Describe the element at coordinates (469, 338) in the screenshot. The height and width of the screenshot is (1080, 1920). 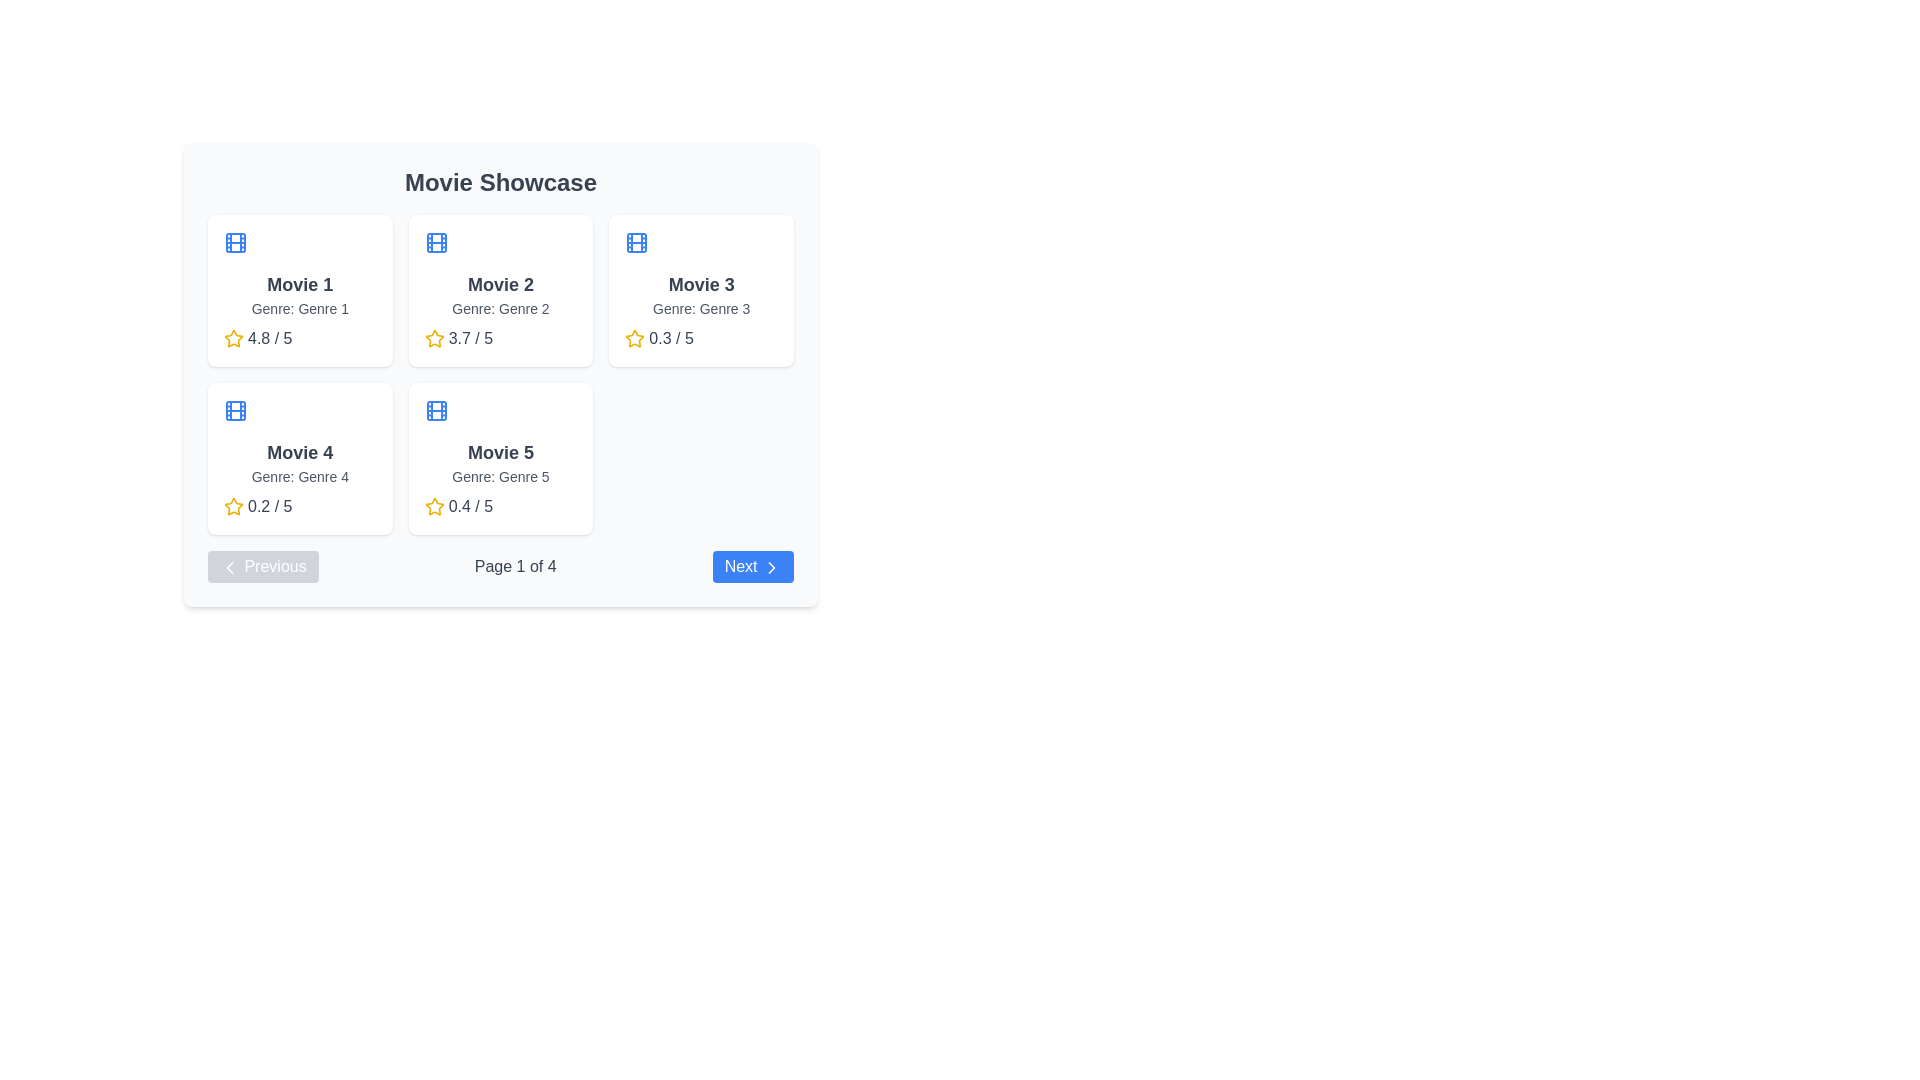
I see `the static text displaying the rating '3.7 / 5' that is located below 'Movie 2' and adjacent to a yellow star icon in the second card of the grid layout` at that location.